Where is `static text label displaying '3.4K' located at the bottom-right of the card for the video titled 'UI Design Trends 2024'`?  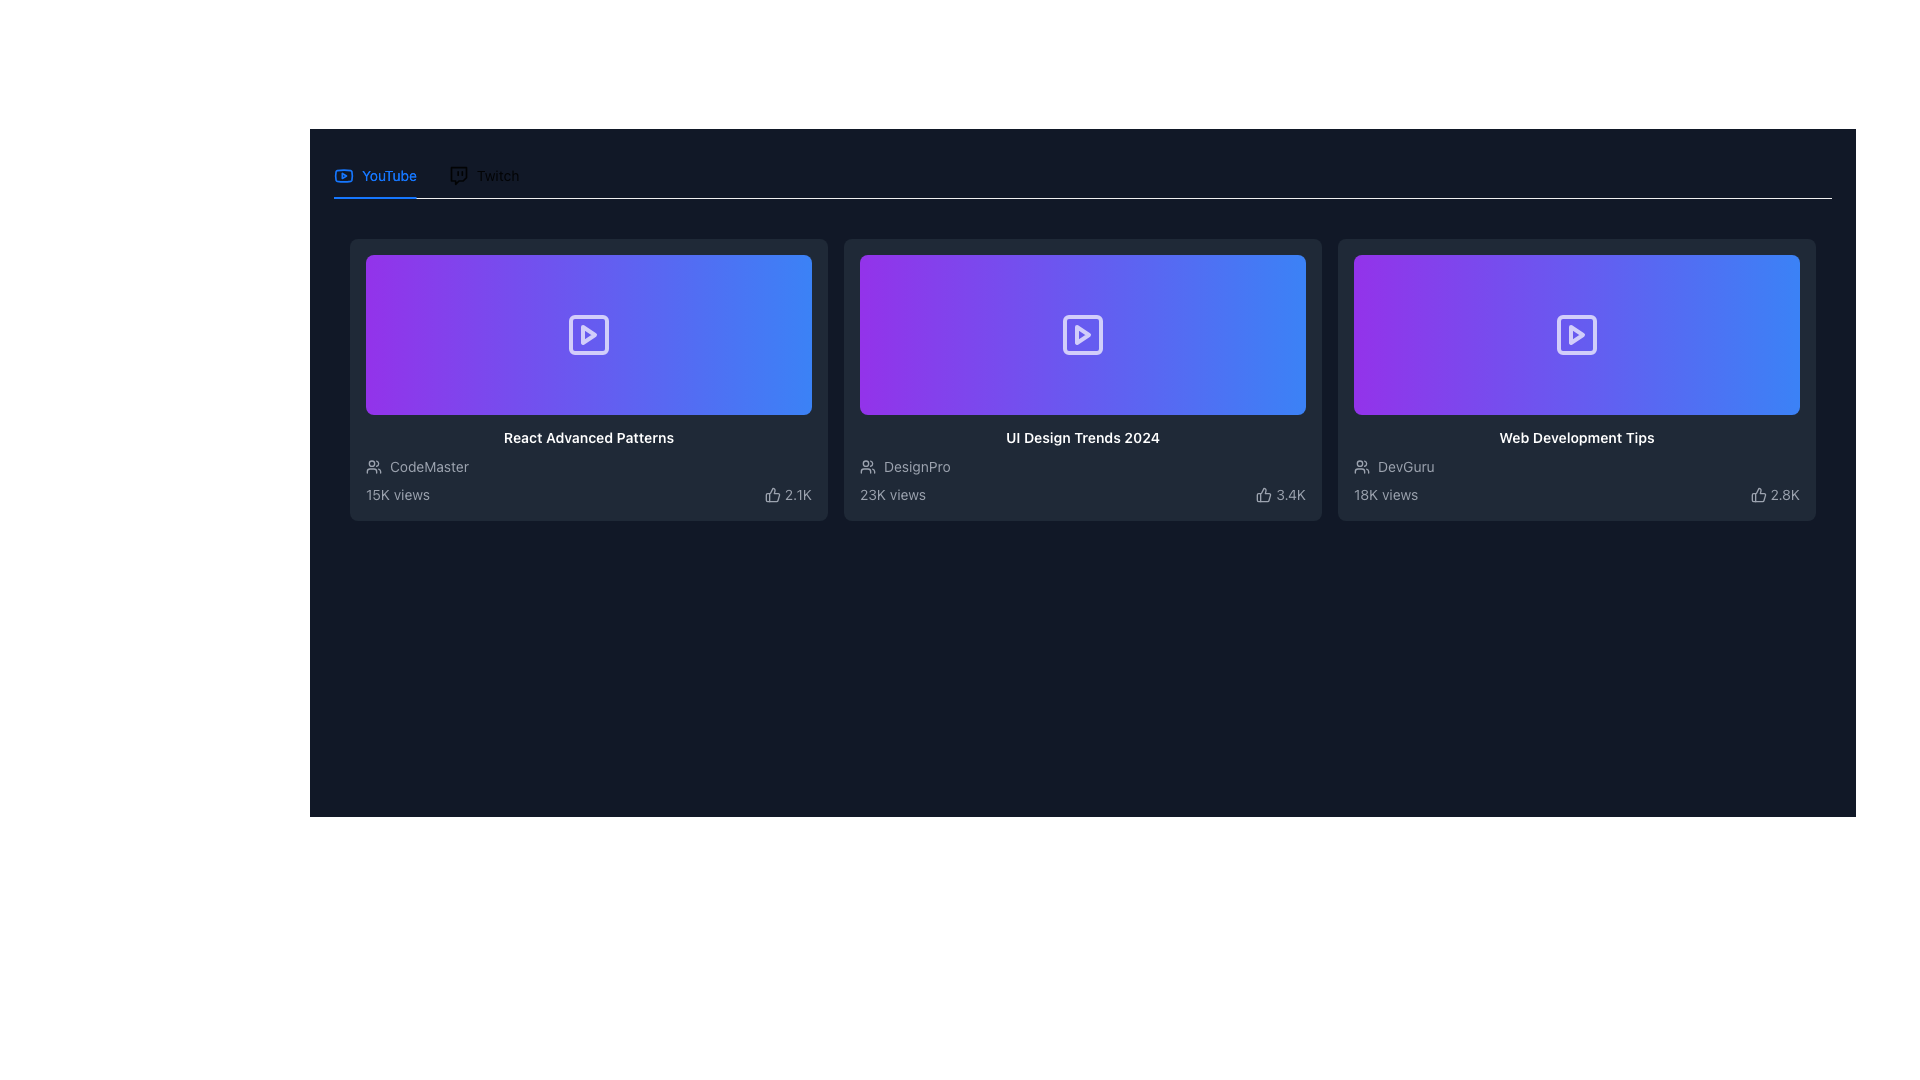 static text label displaying '3.4K' located at the bottom-right of the card for the video titled 'UI Design Trends 2024' is located at coordinates (1291, 494).